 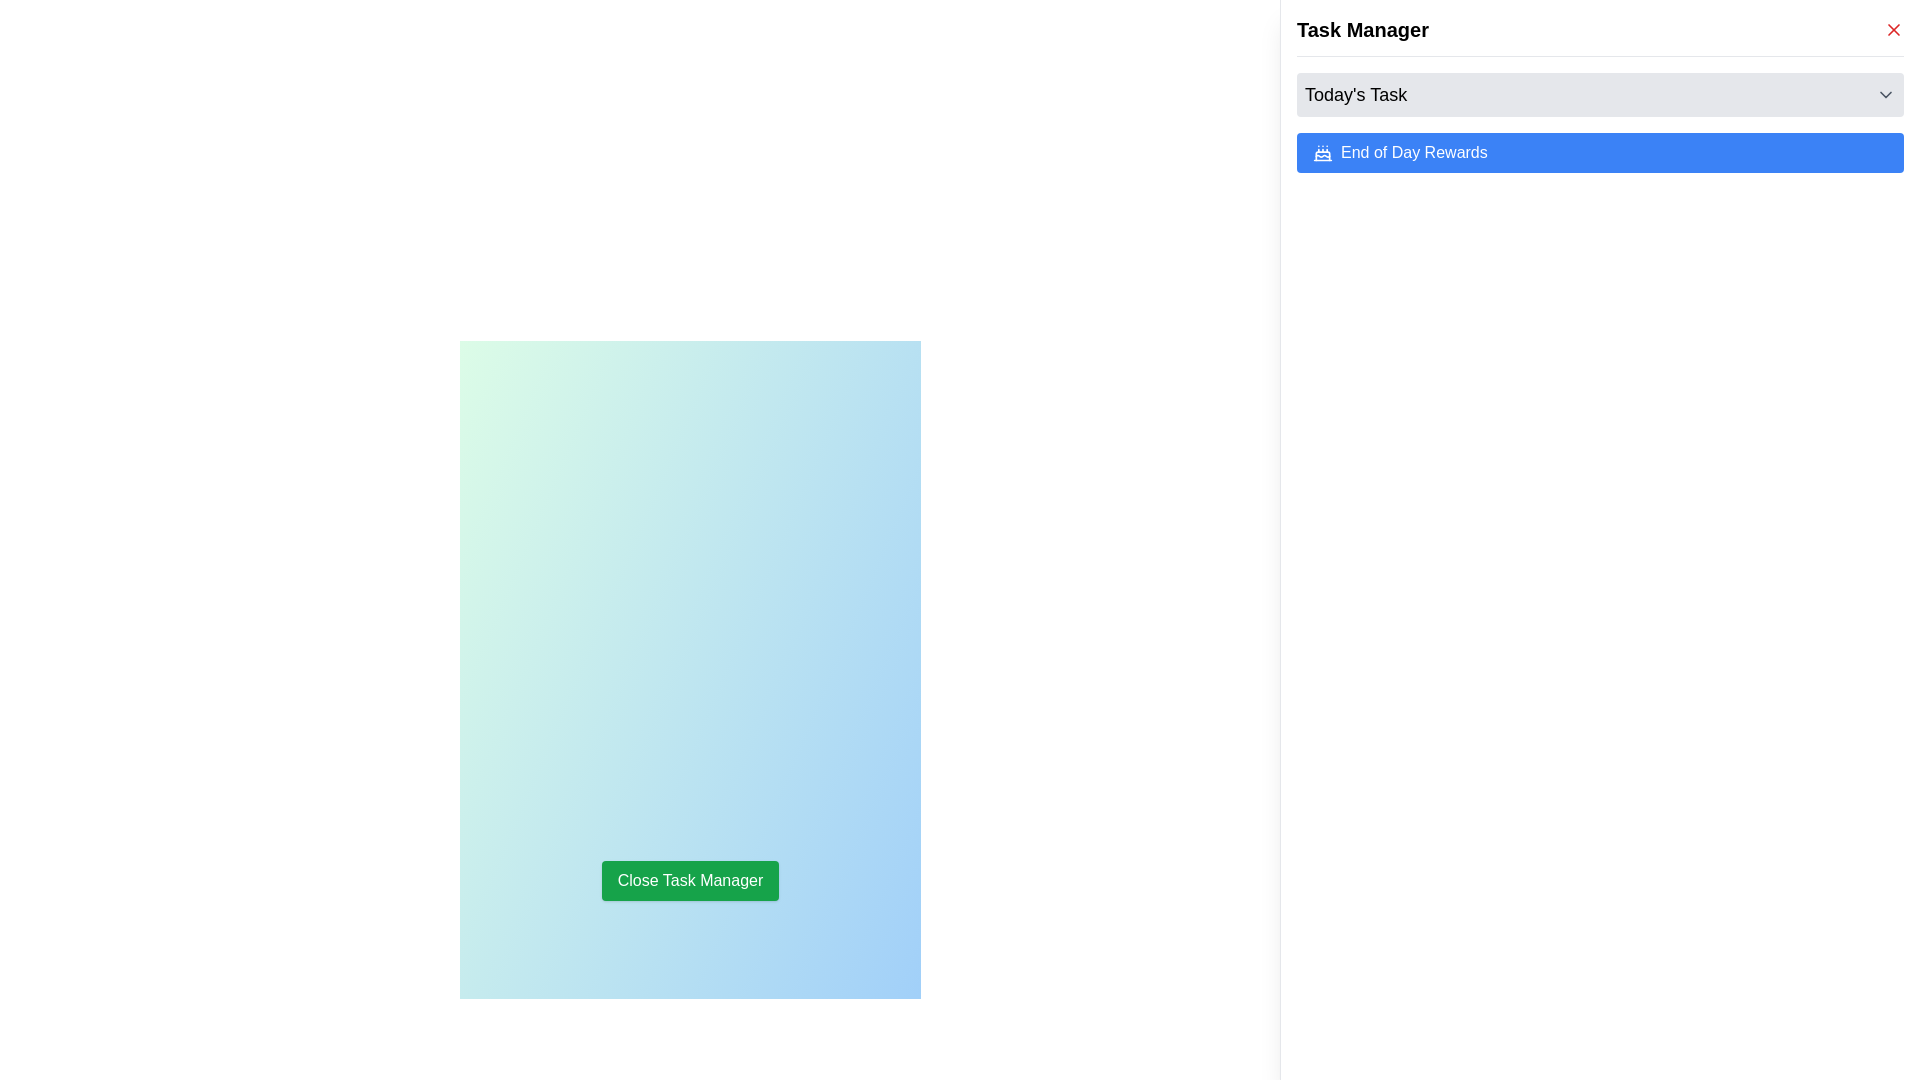 I want to click on the cake icon with three candles located on the left side of the blue button labeled 'End of Day Rewards', so click(x=1323, y=152).